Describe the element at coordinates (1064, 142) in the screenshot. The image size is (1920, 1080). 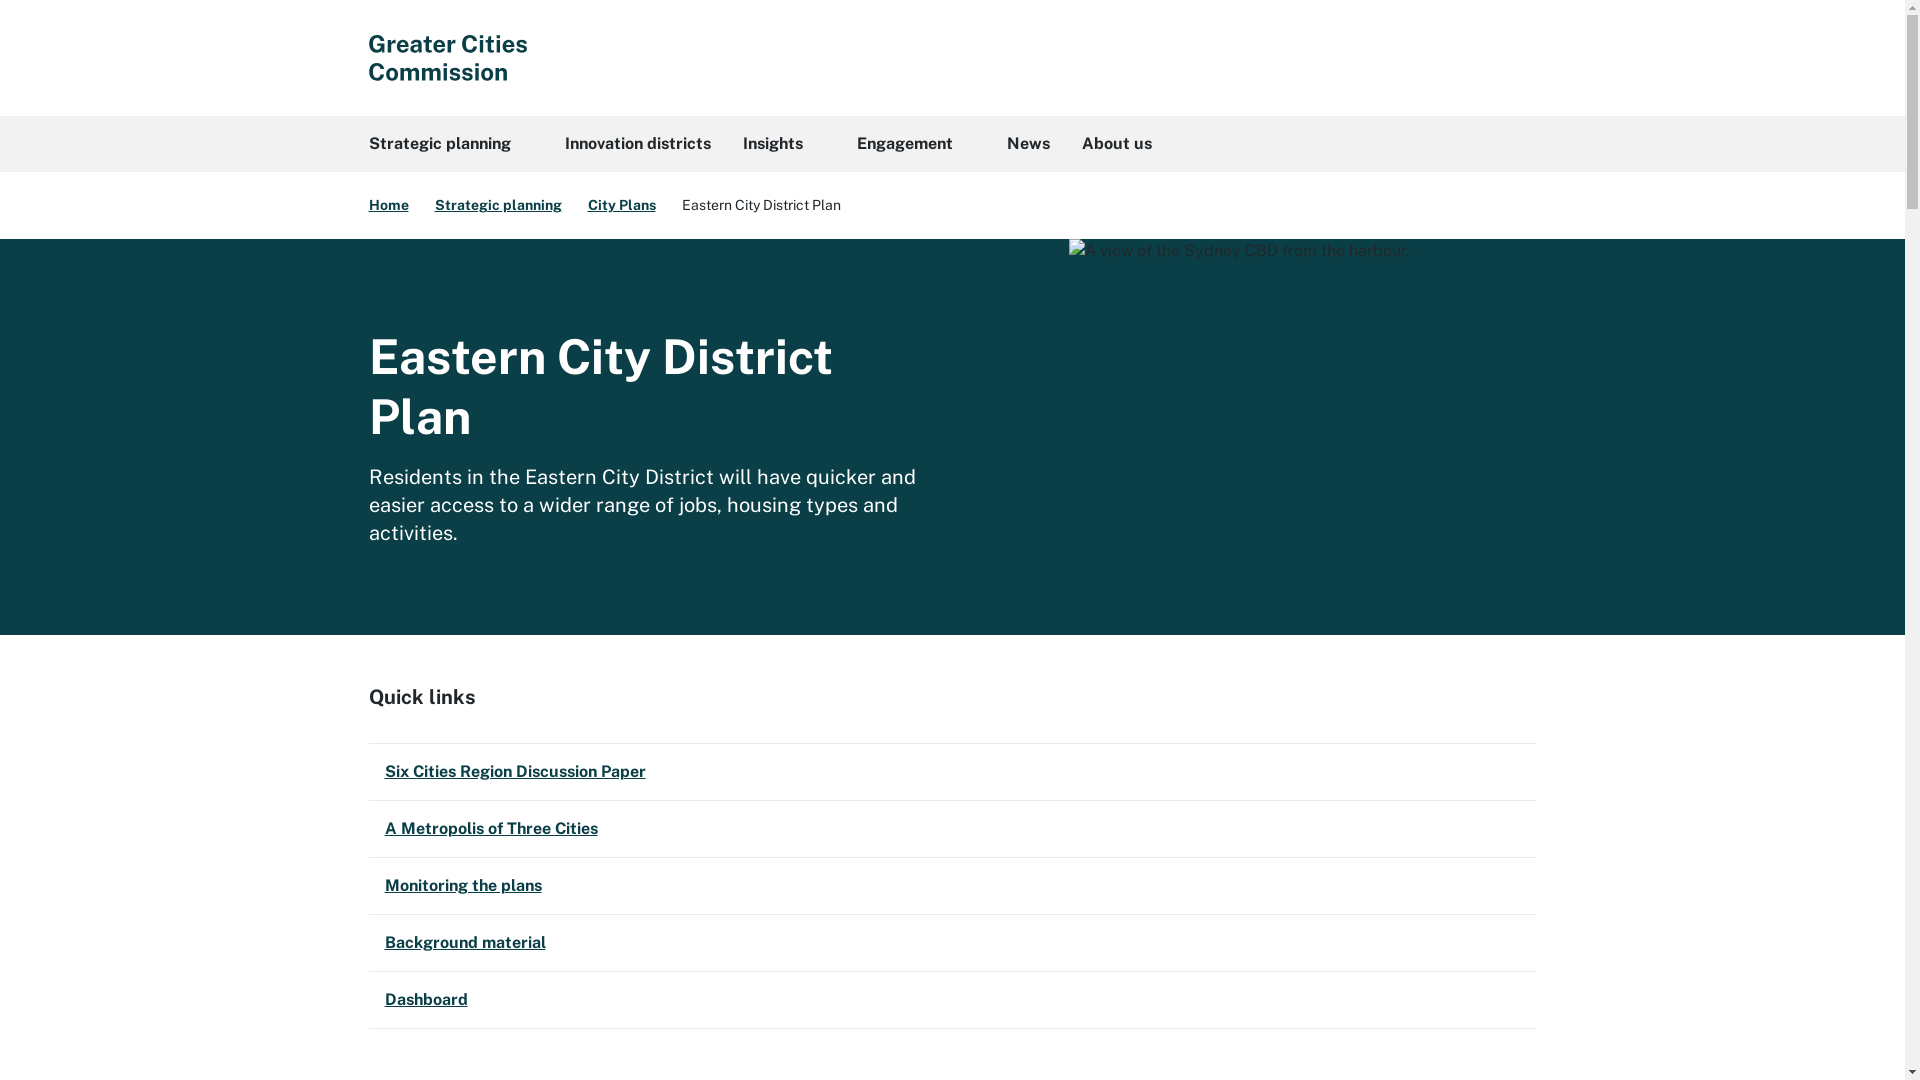
I see `'About us'` at that location.